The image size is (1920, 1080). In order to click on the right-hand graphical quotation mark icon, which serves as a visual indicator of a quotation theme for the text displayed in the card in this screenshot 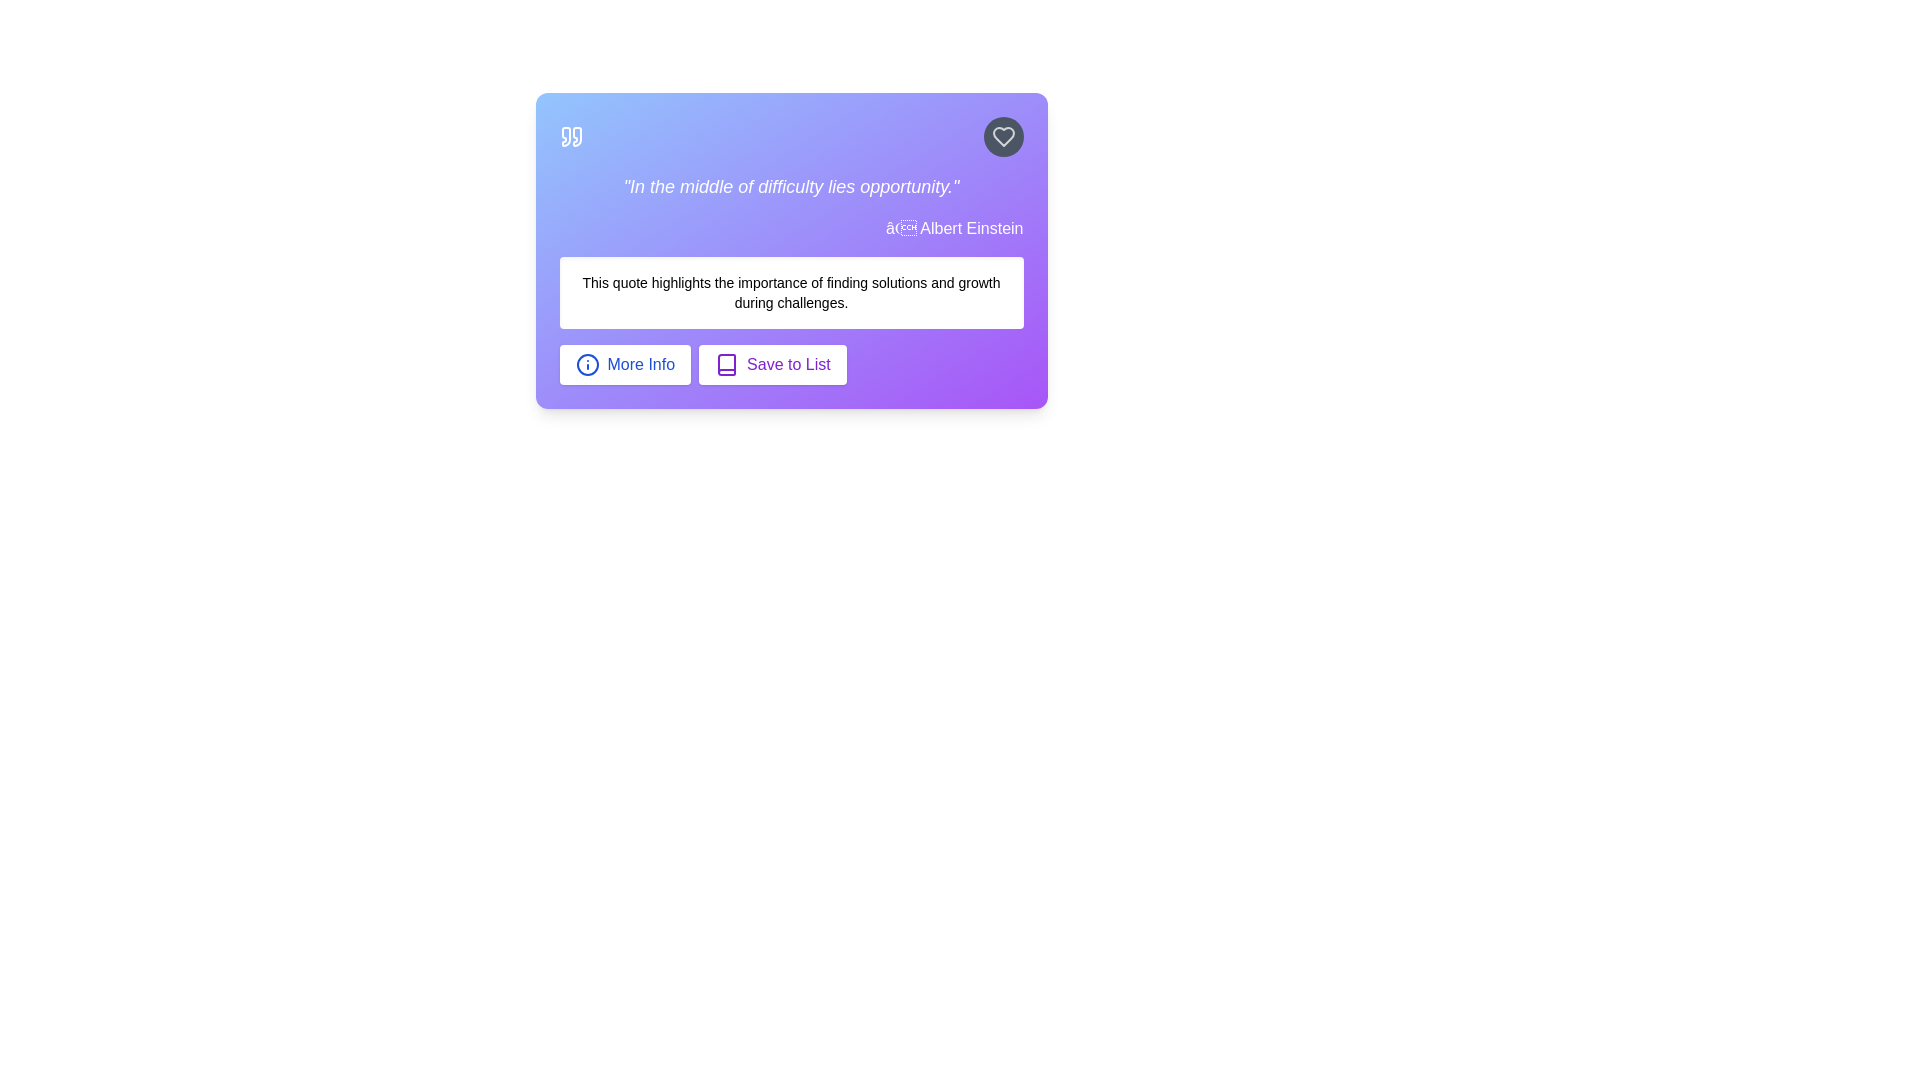, I will do `click(575, 136)`.